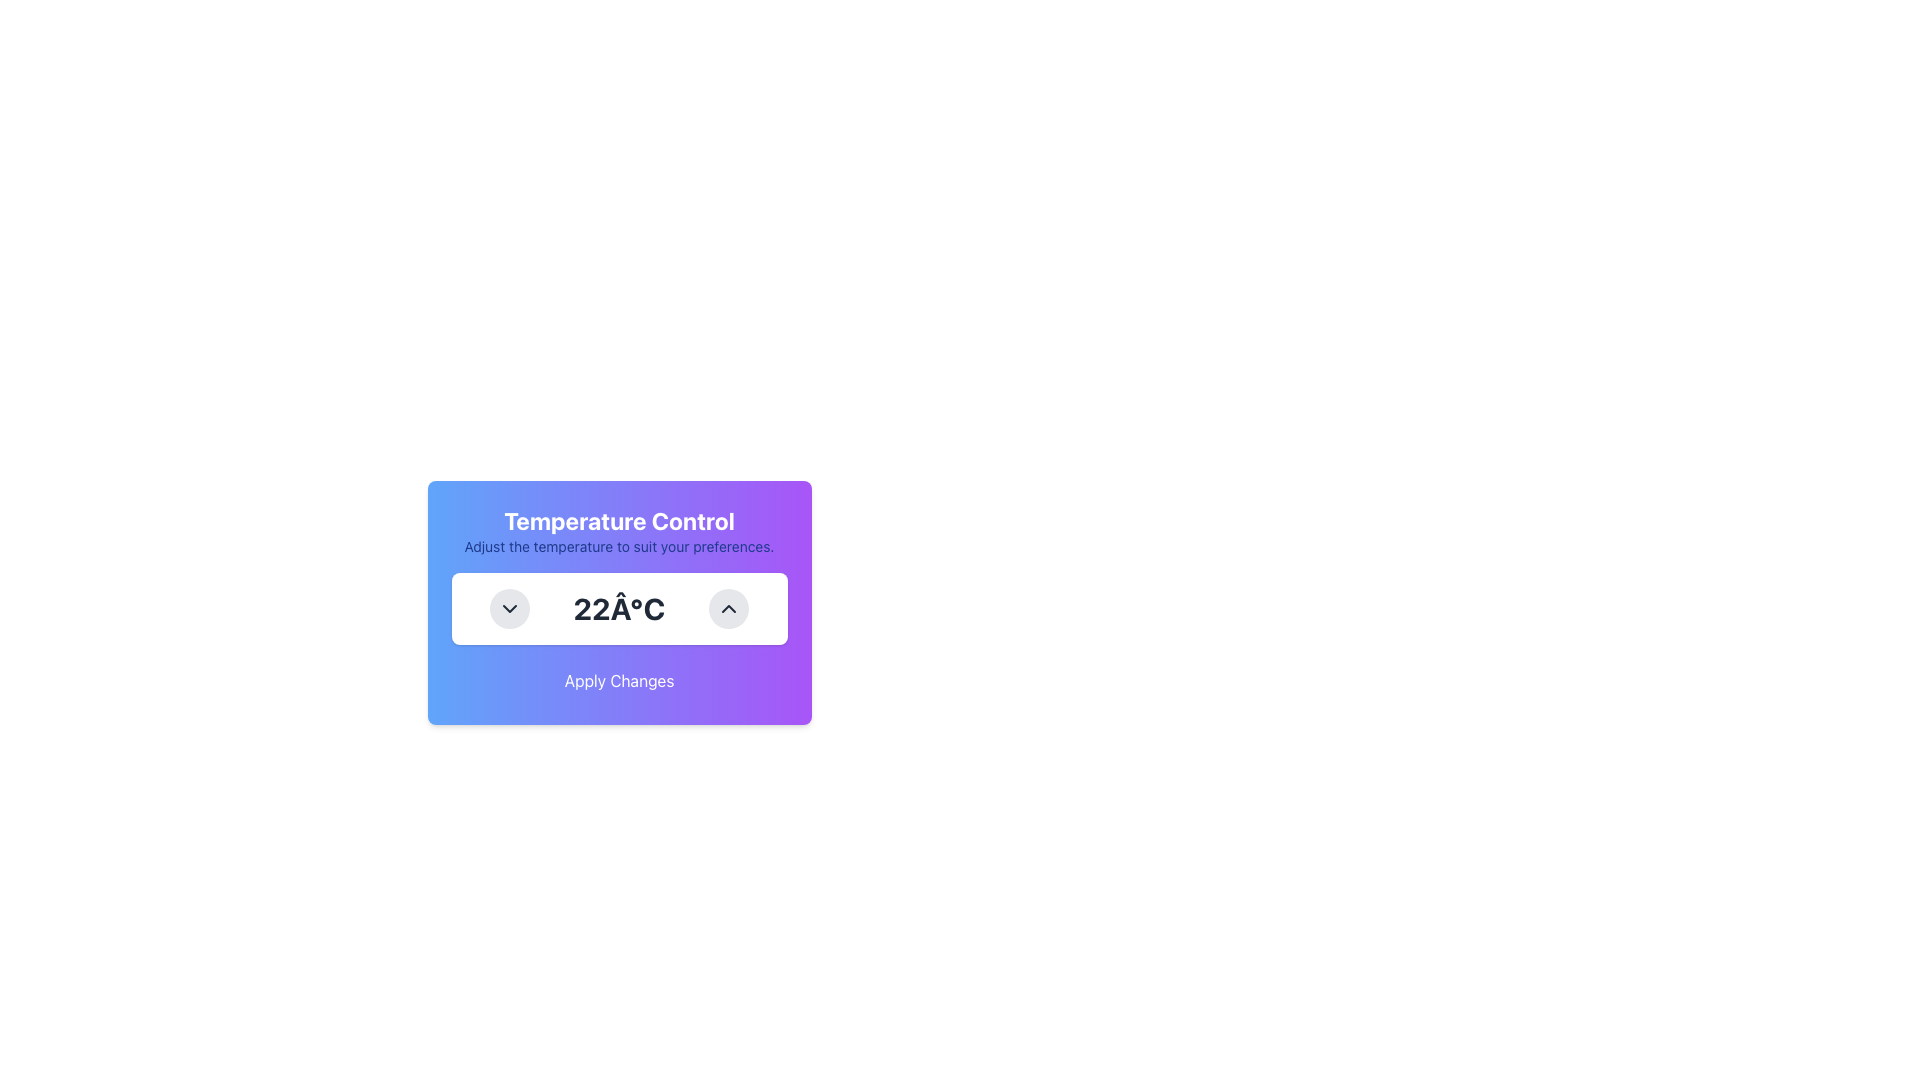  What do you see at coordinates (618, 519) in the screenshot?
I see `the text label that serves as the header for the temperature control settings card, located at the top-center of the card-like component` at bounding box center [618, 519].